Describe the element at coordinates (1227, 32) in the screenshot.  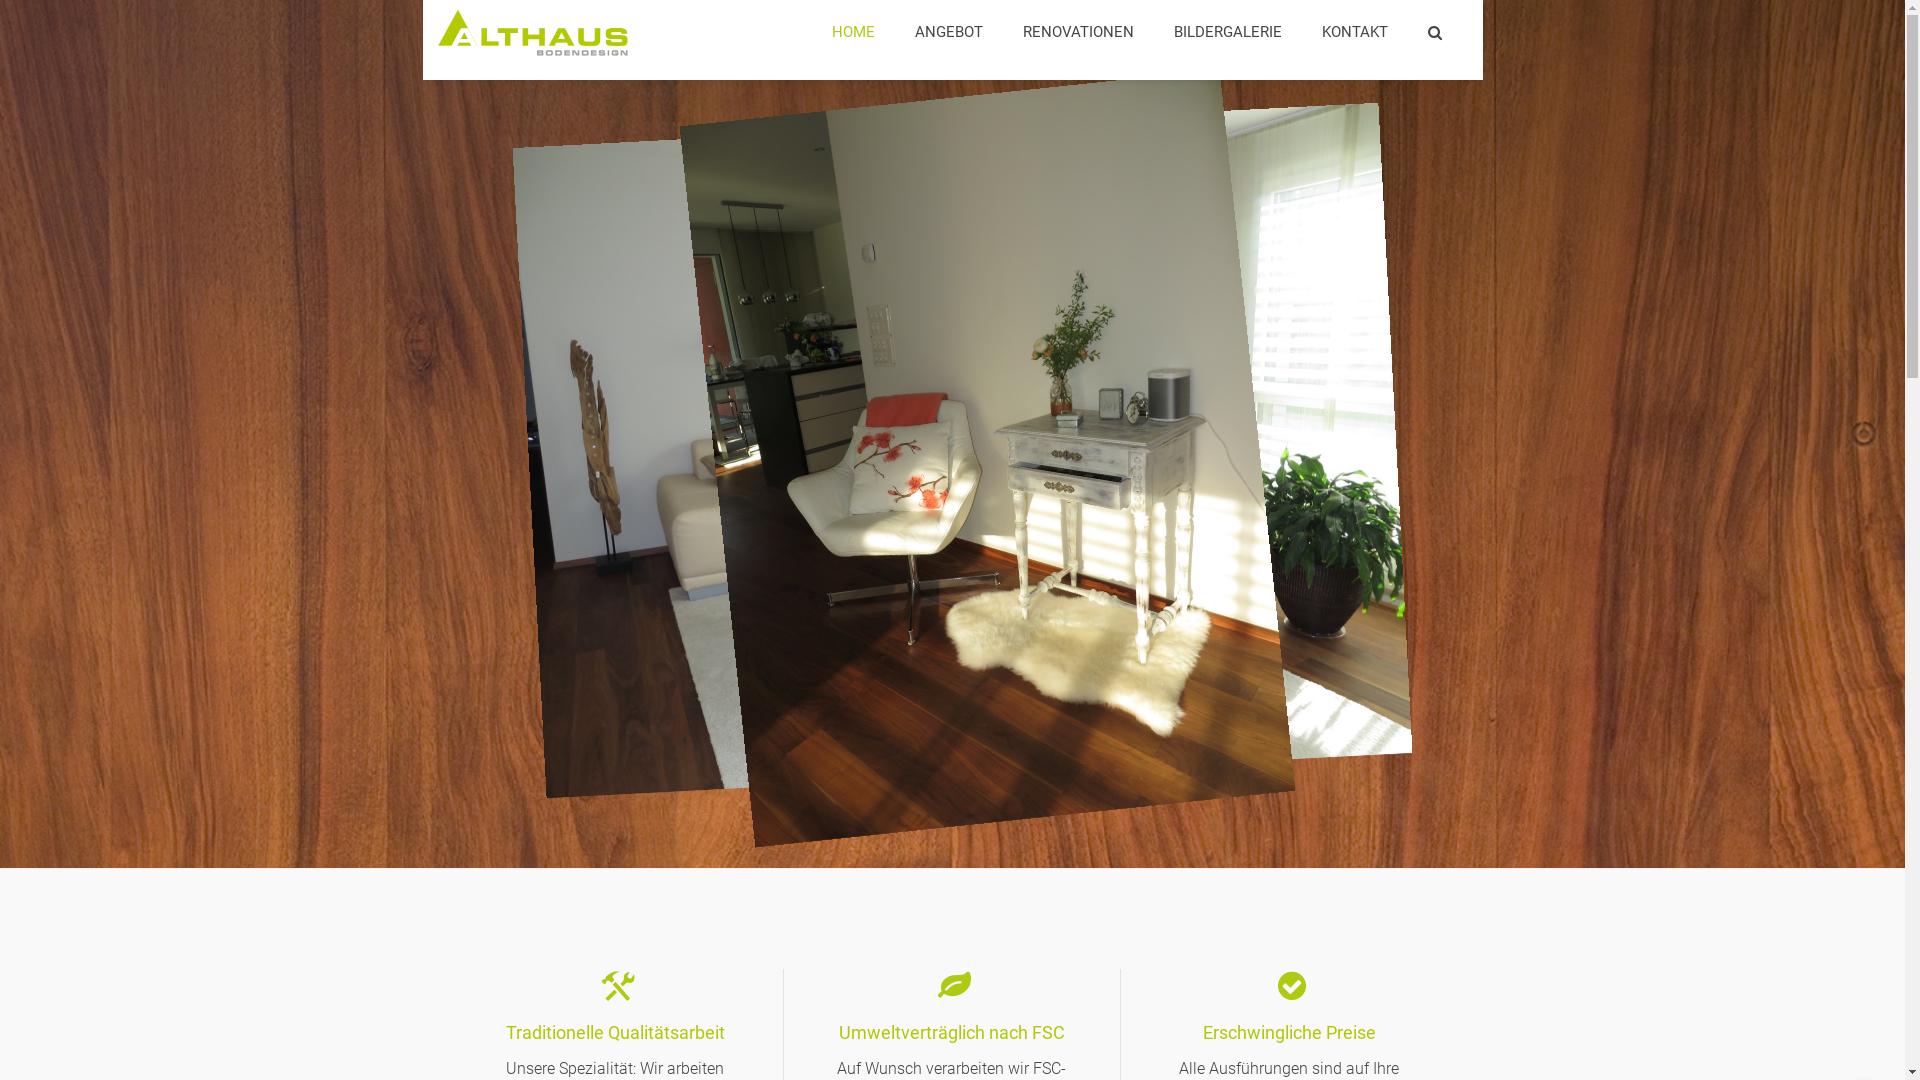
I see `'BILDERGALERIE'` at that location.